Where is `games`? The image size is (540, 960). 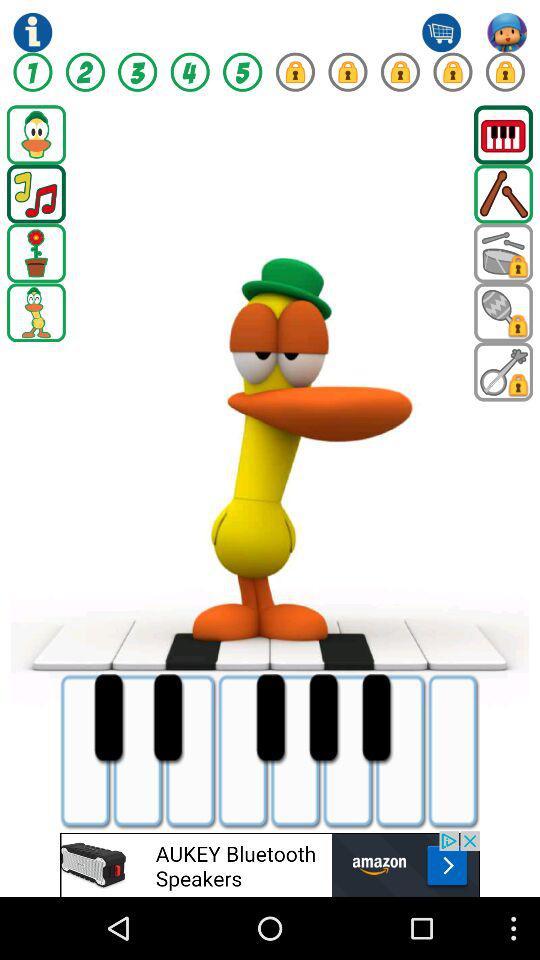 games is located at coordinates (502, 252).